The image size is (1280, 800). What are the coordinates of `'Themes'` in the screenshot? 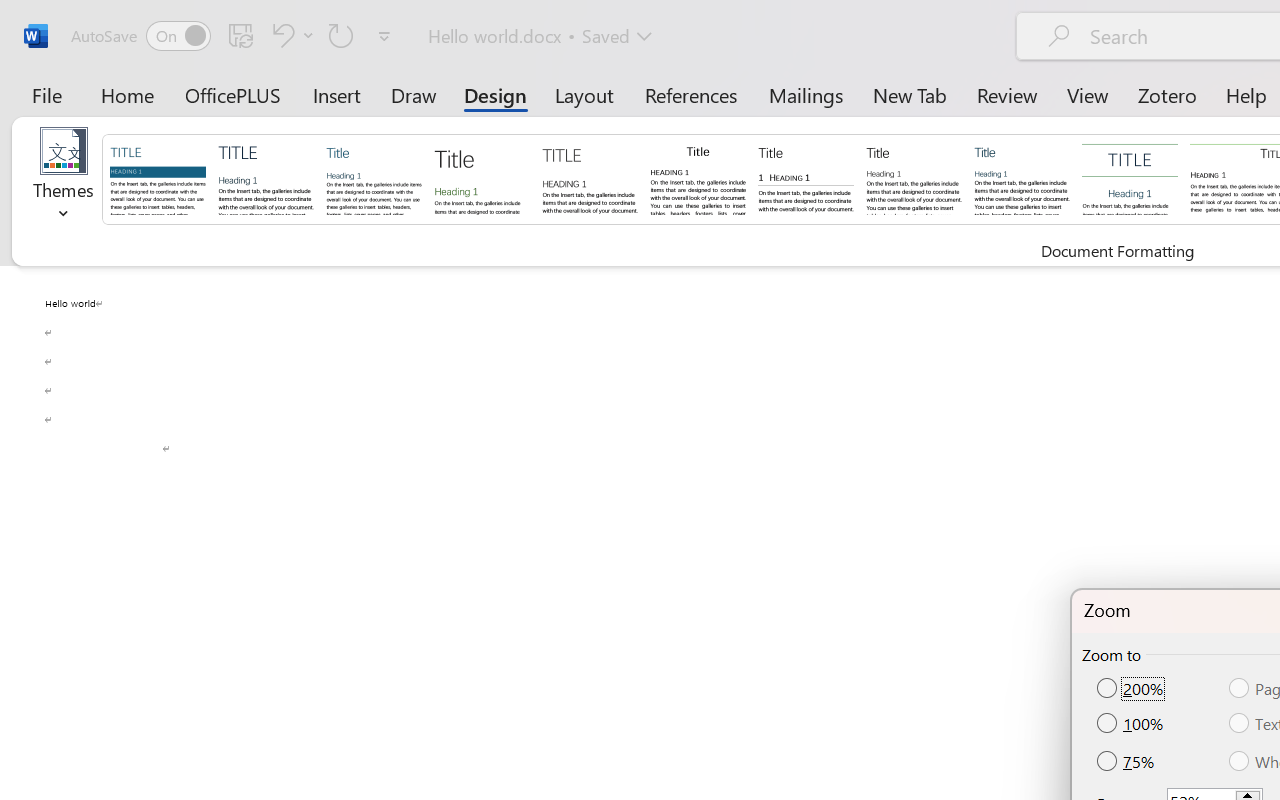 It's located at (64, 179).